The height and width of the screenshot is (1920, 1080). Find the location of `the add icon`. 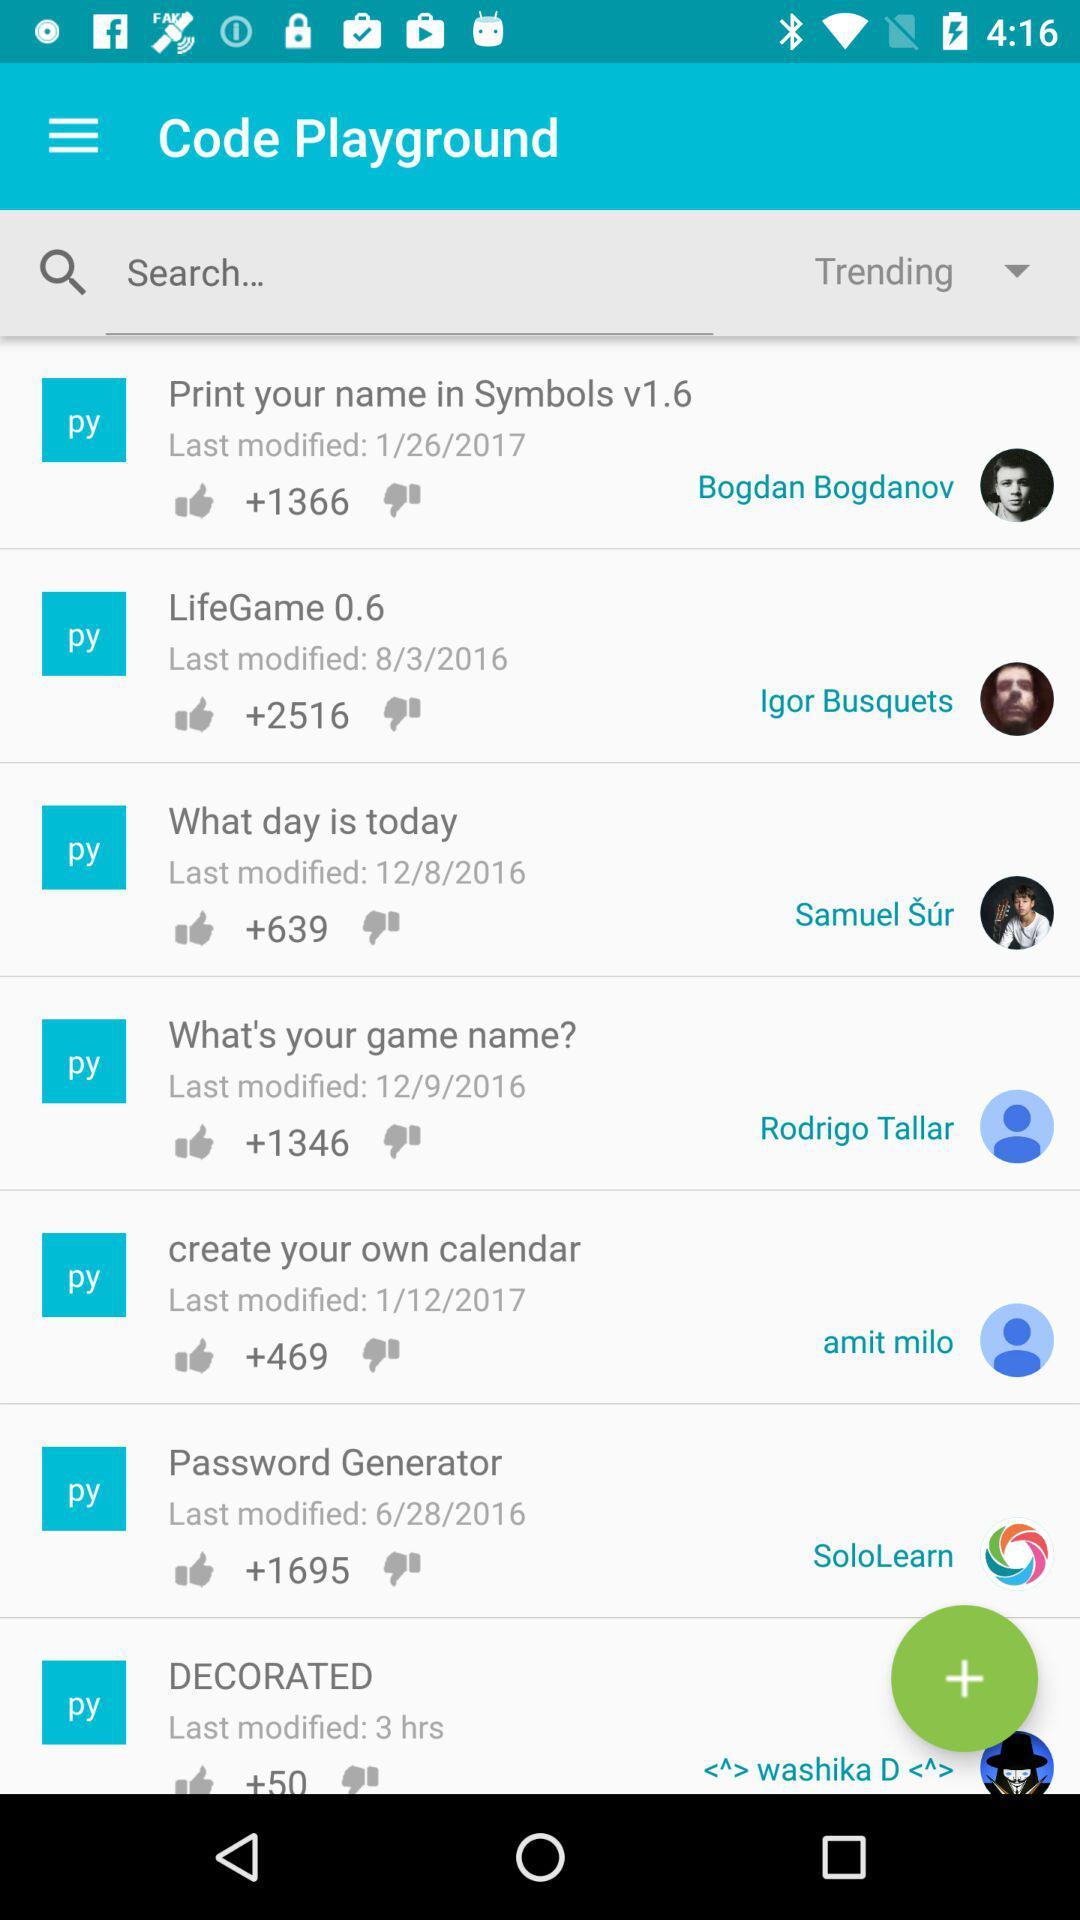

the add icon is located at coordinates (963, 1678).